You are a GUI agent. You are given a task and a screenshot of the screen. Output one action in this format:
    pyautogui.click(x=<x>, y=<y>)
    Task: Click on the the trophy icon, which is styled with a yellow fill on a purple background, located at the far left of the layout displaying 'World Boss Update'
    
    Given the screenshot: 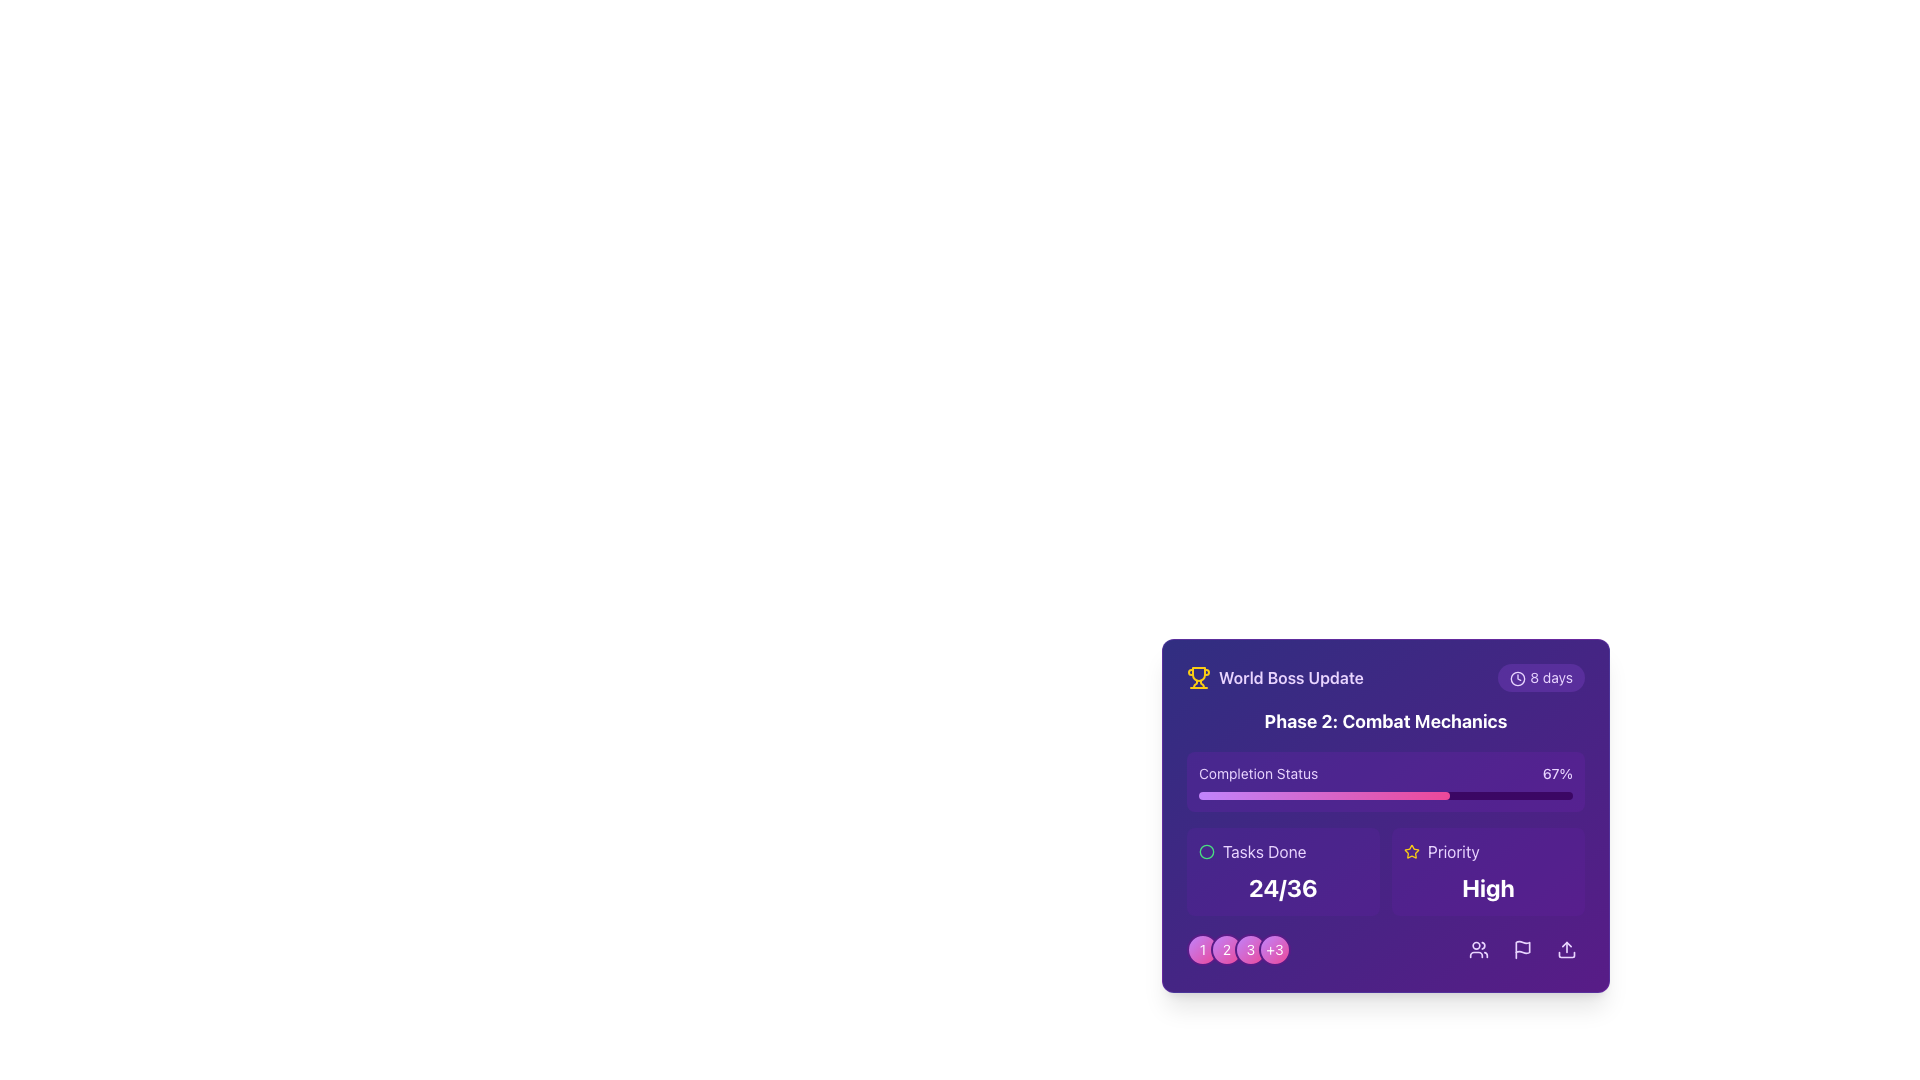 What is the action you would take?
    pyautogui.click(x=1199, y=677)
    